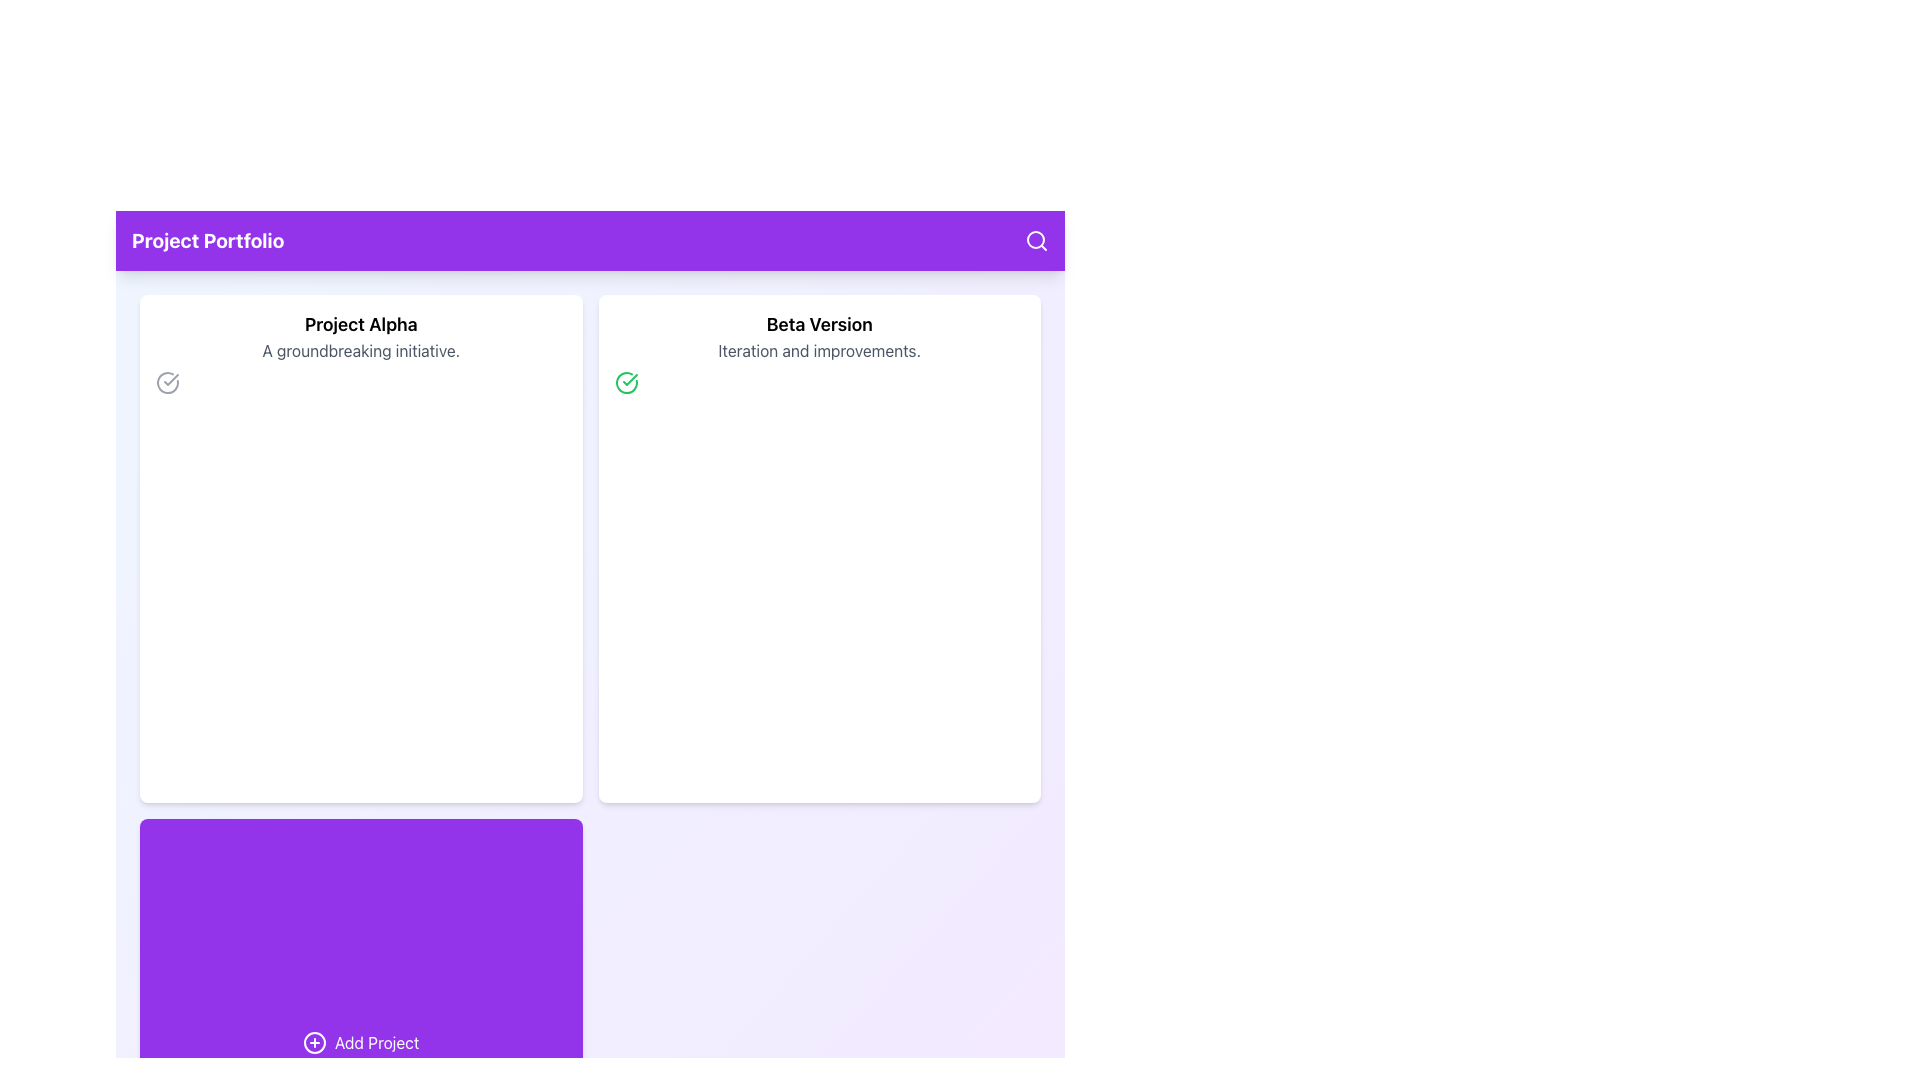  I want to click on contents of the informational card titled 'Beta Version', which is located in the top-right cell of a two-column grid layout, adjacent to the 'Project Alpha' card, so click(819, 548).